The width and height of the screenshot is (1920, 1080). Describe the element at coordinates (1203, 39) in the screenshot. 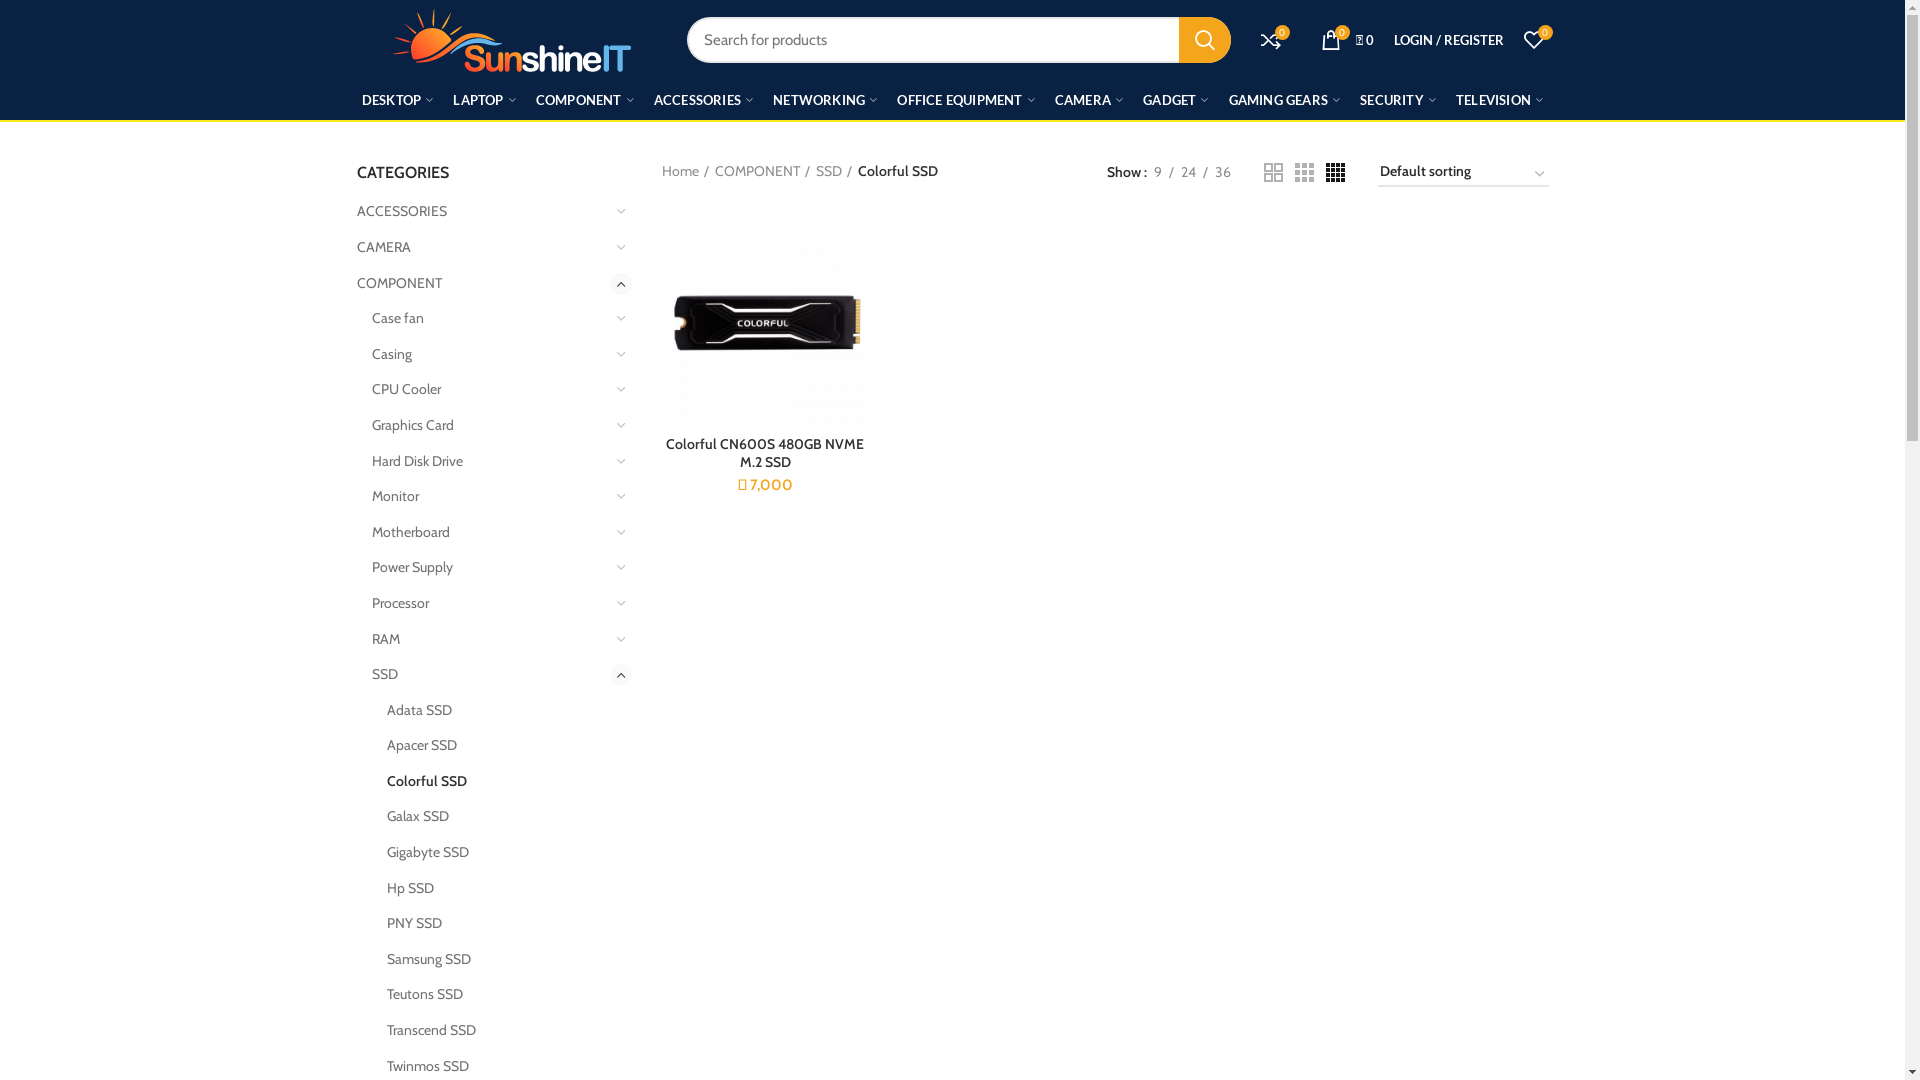

I see `'SEARCH'` at that location.